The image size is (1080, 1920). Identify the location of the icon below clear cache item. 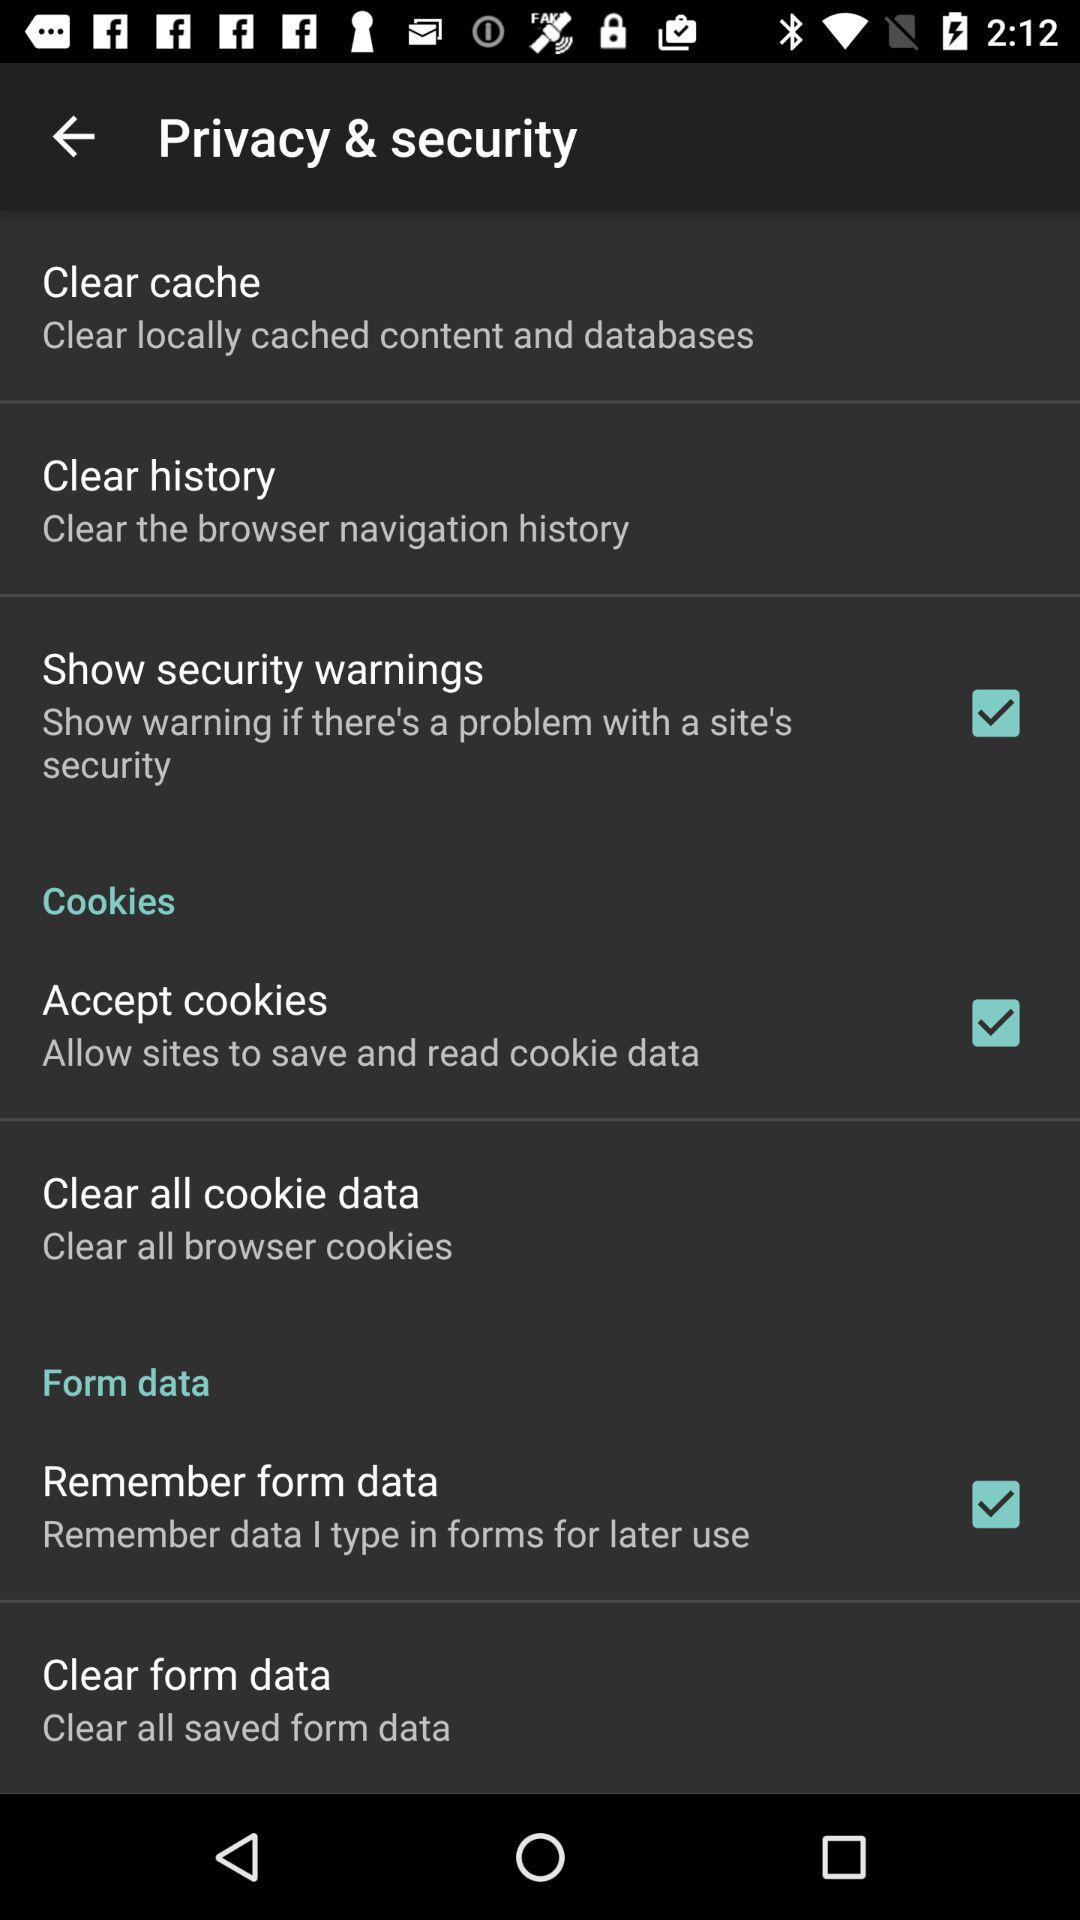
(398, 333).